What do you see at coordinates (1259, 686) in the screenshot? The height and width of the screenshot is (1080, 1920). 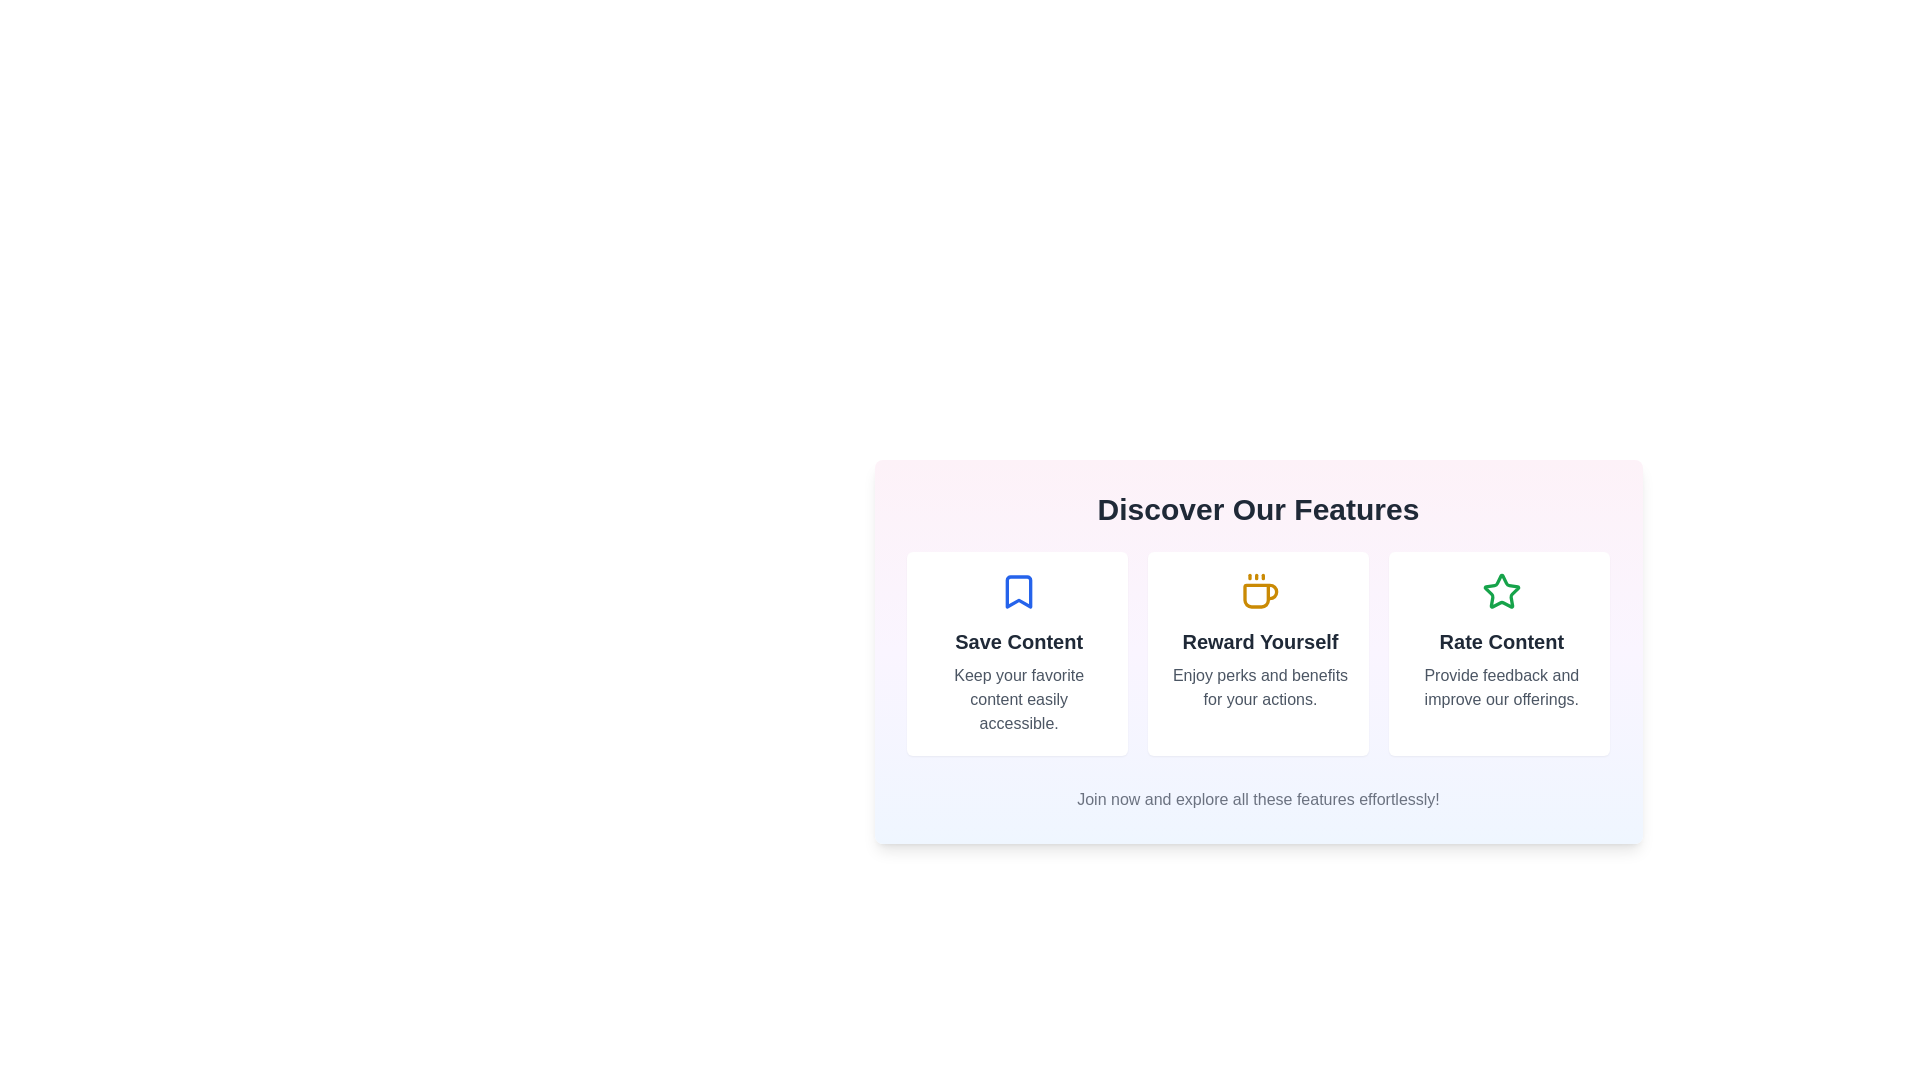 I see `text label stating 'Enjoy perks and benefits for your actions.' which is styled in a smaller gray font and located beneath the 'Reward Yourself' heading and coffee cup icon` at bounding box center [1259, 686].